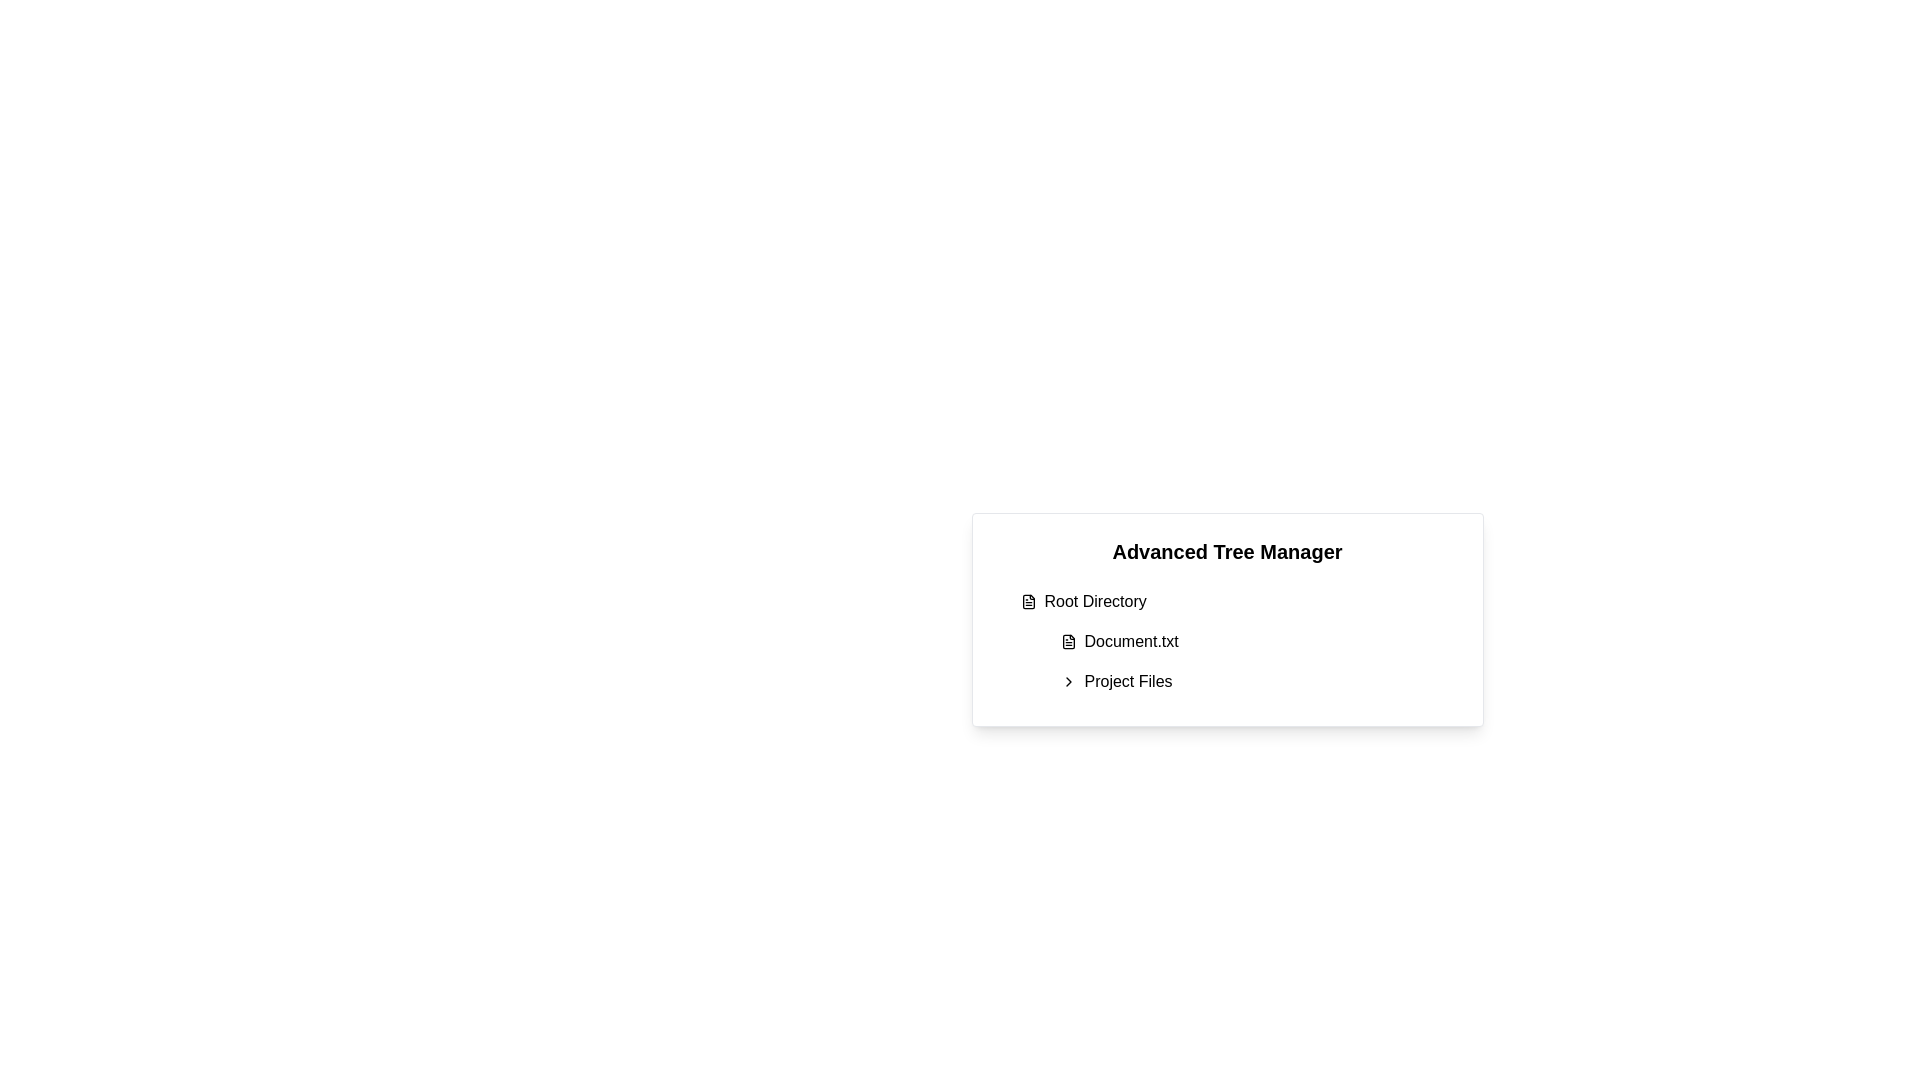  What do you see at coordinates (1094, 600) in the screenshot?
I see `the 'Root Directory' label in the navigational tree, which serves as the main label for the root directory and is the first item in the tree structure` at bounding box center [1094, 600].